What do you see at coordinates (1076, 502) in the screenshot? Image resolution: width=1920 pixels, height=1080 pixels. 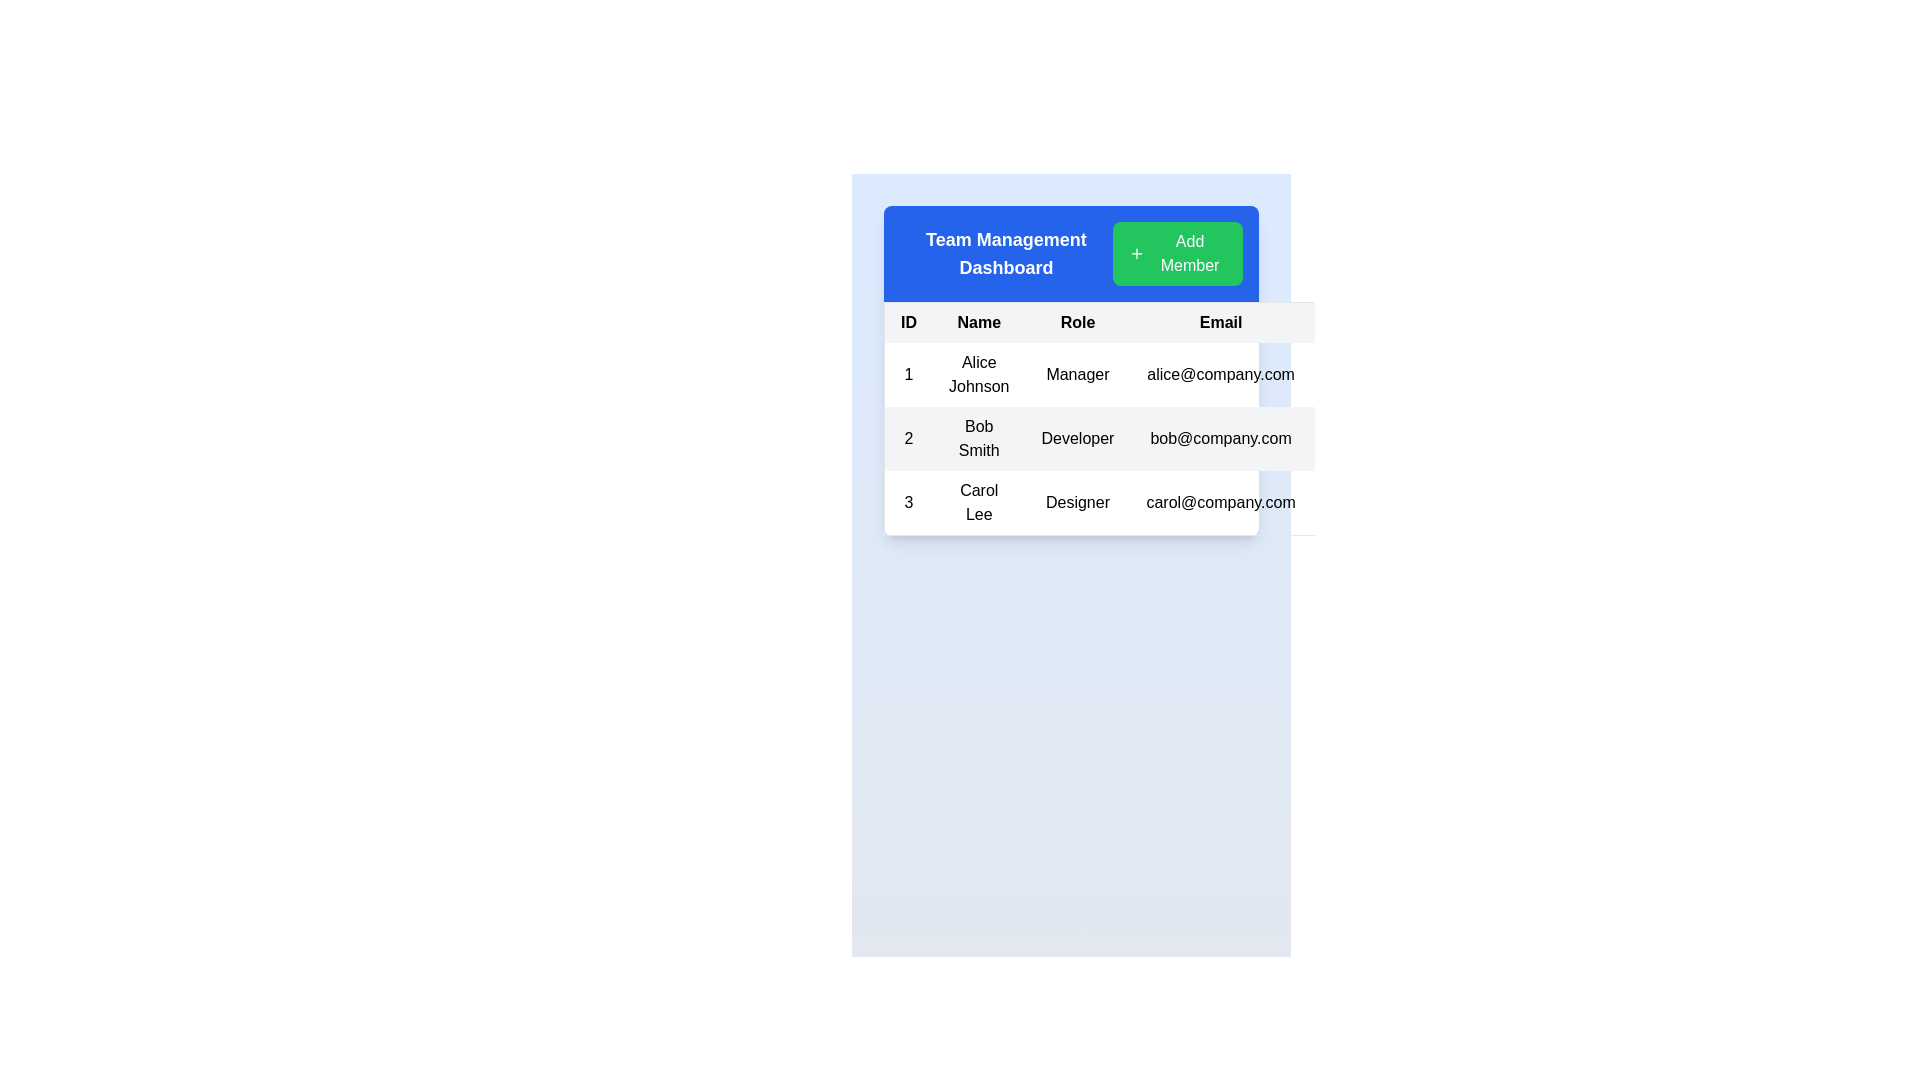 I see `the 'Role' text label for 'Carol Lee' in the third row and third column of the table, which provides a designation within a team management interface` at bounding box center [1076, 502].